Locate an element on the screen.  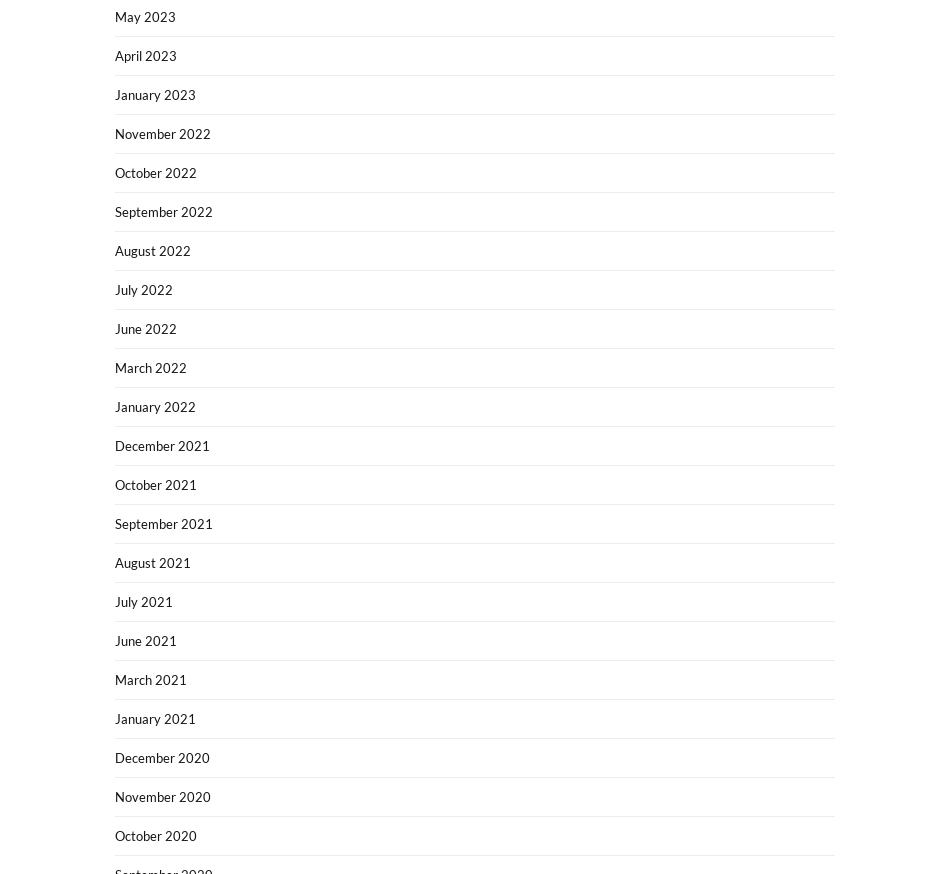
'November 2020' is located at coordinates (163, 796).